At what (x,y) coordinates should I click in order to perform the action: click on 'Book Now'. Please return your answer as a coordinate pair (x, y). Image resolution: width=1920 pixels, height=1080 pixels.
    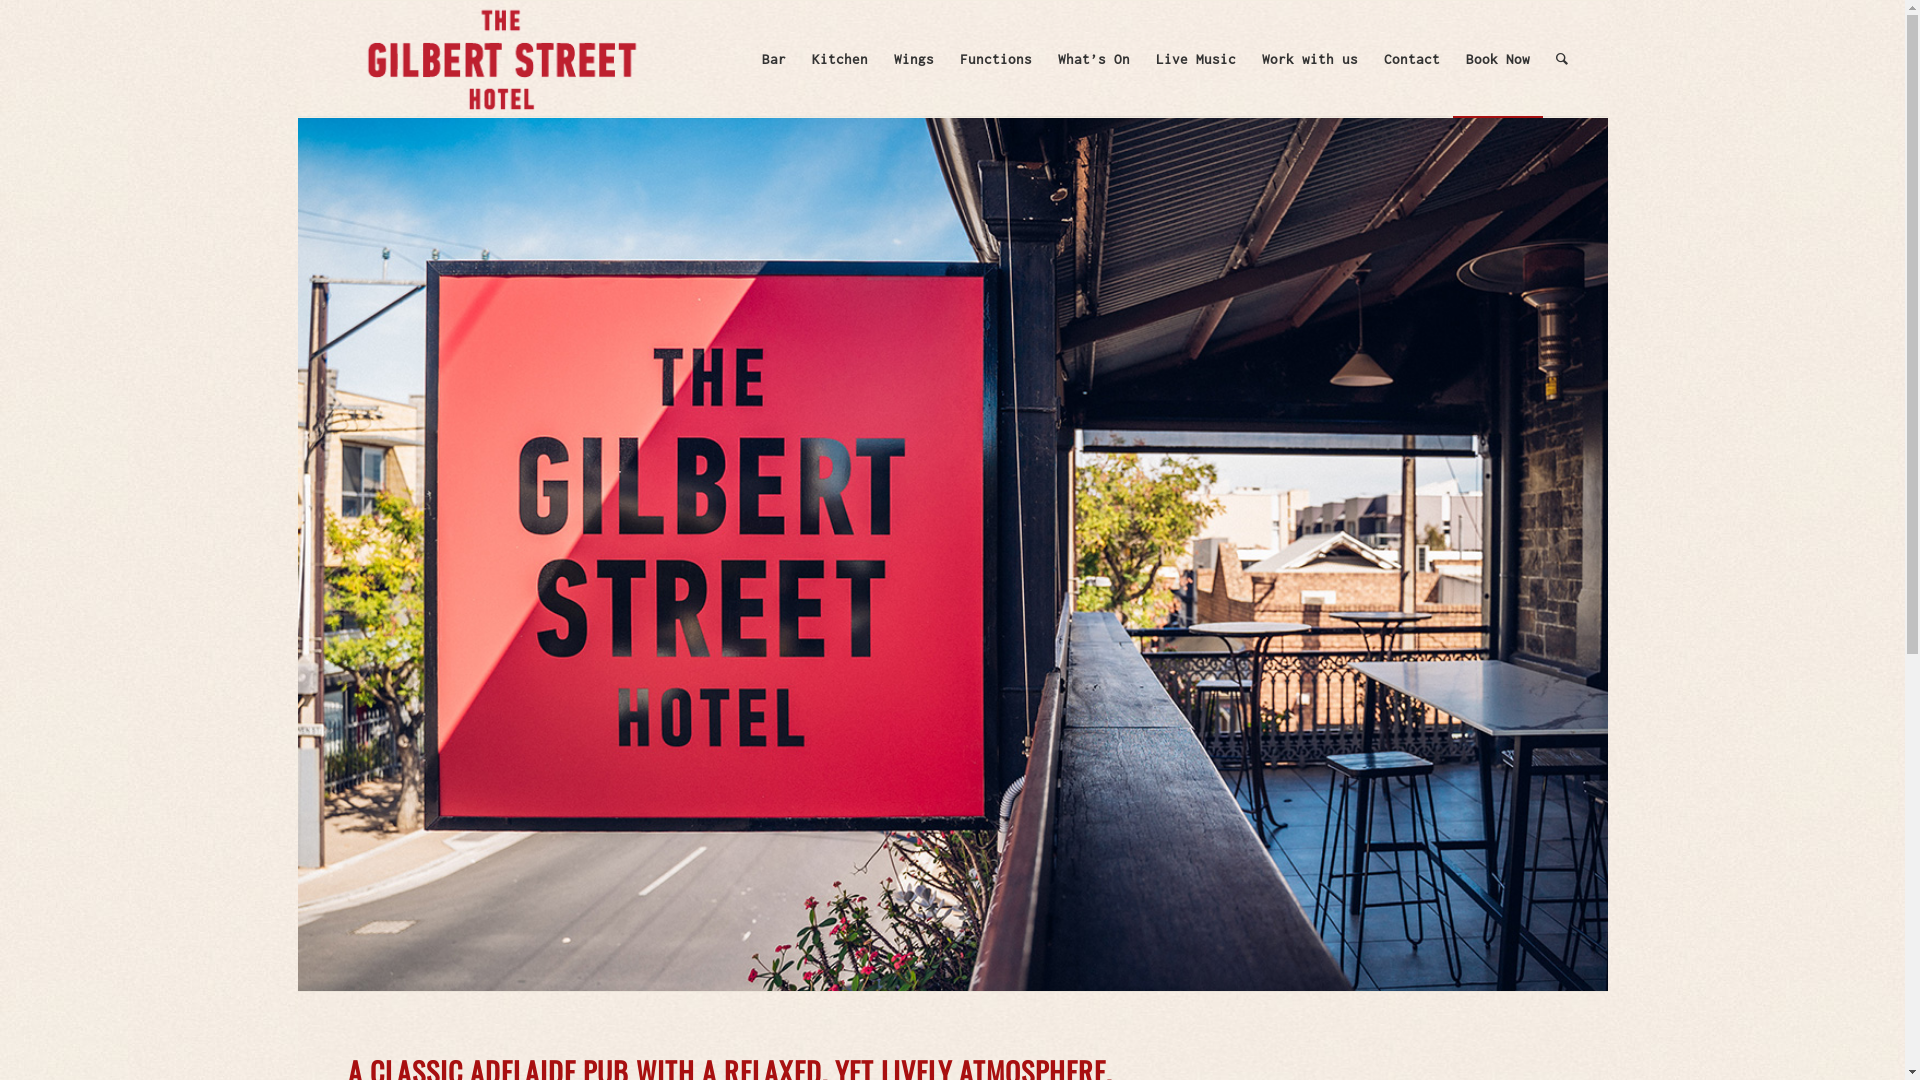
    Looking at the image, I should click on (1497, 57).